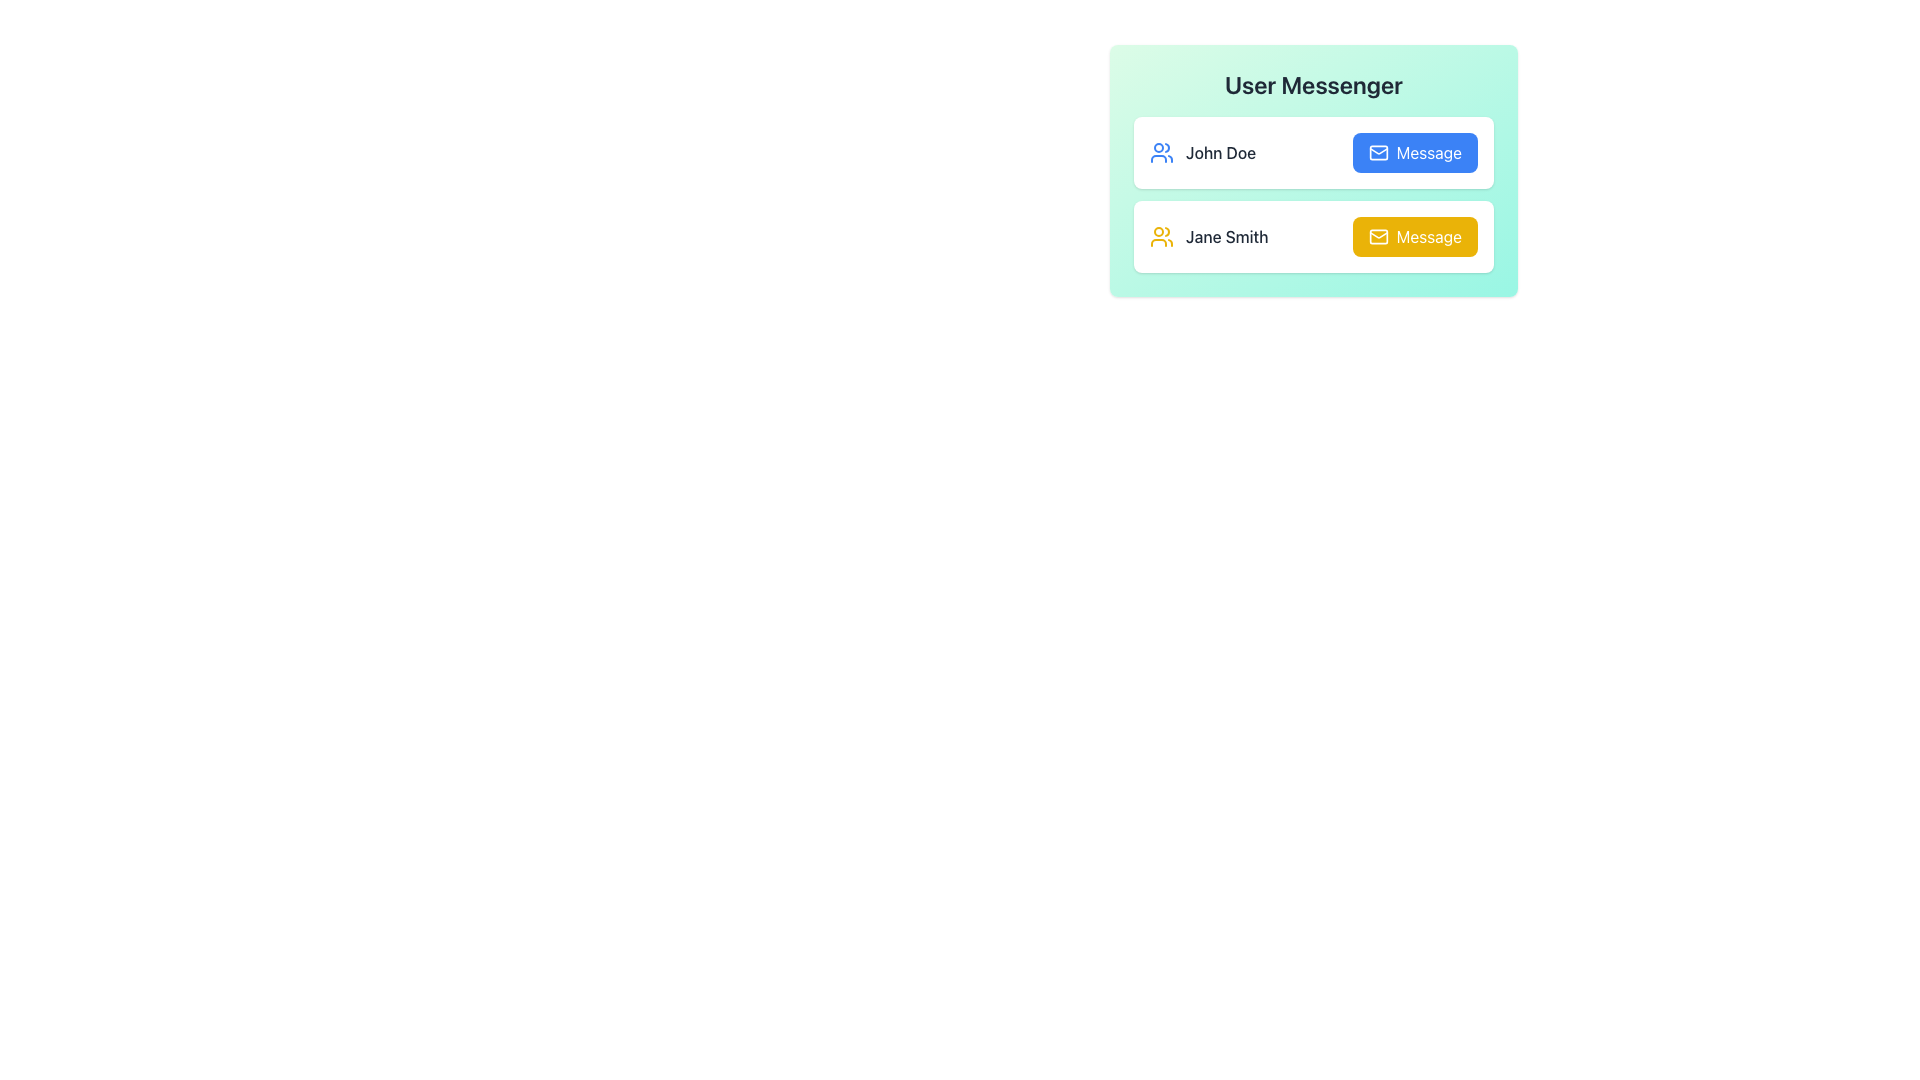  What do you see at coordinates (1161, 235) in the screenshot?
I see `the small yellow icon depicting two stylized human figures, which is located next to the name 'Jane Smith'` at bounding box center [1161, 235].